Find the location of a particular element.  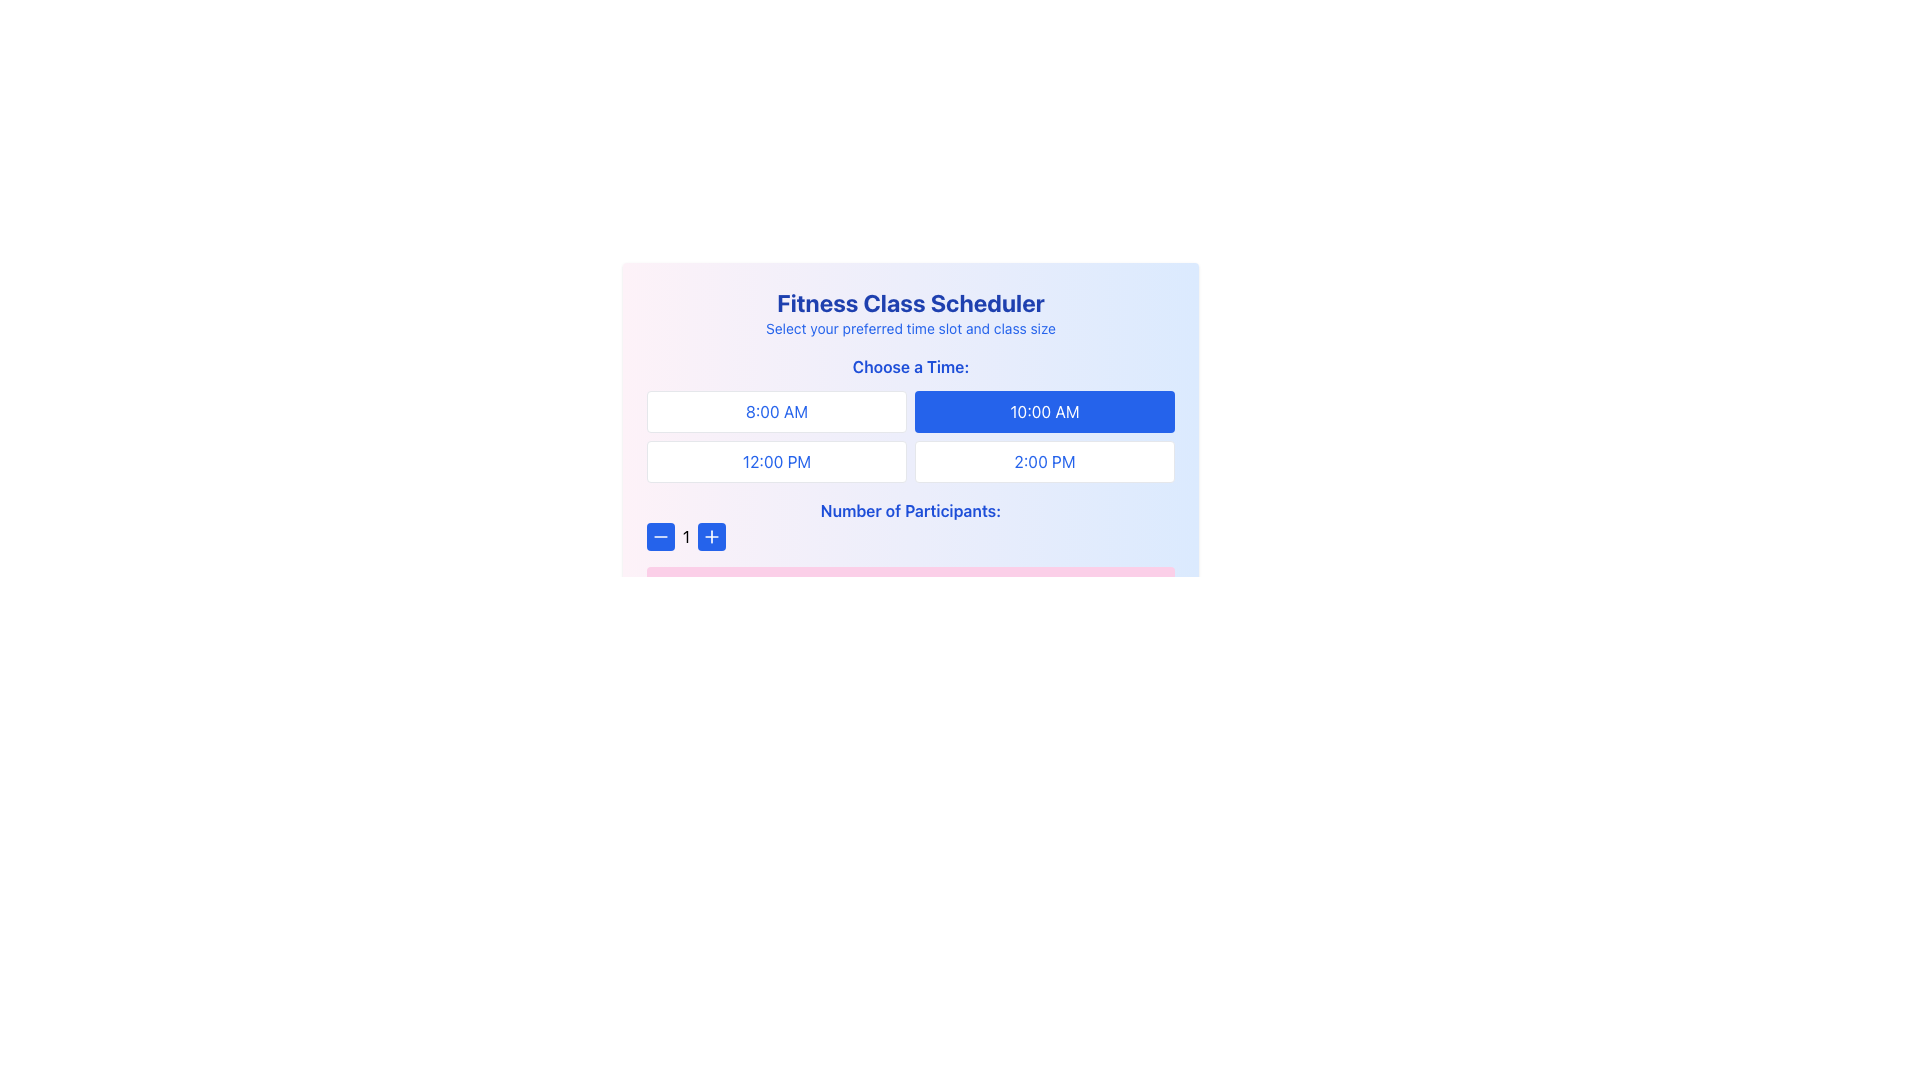

the circular blue button with a white plus sign located at the bottom left of the fitness scheduler interface to increment the participant count is located at coordinates (712, 535).